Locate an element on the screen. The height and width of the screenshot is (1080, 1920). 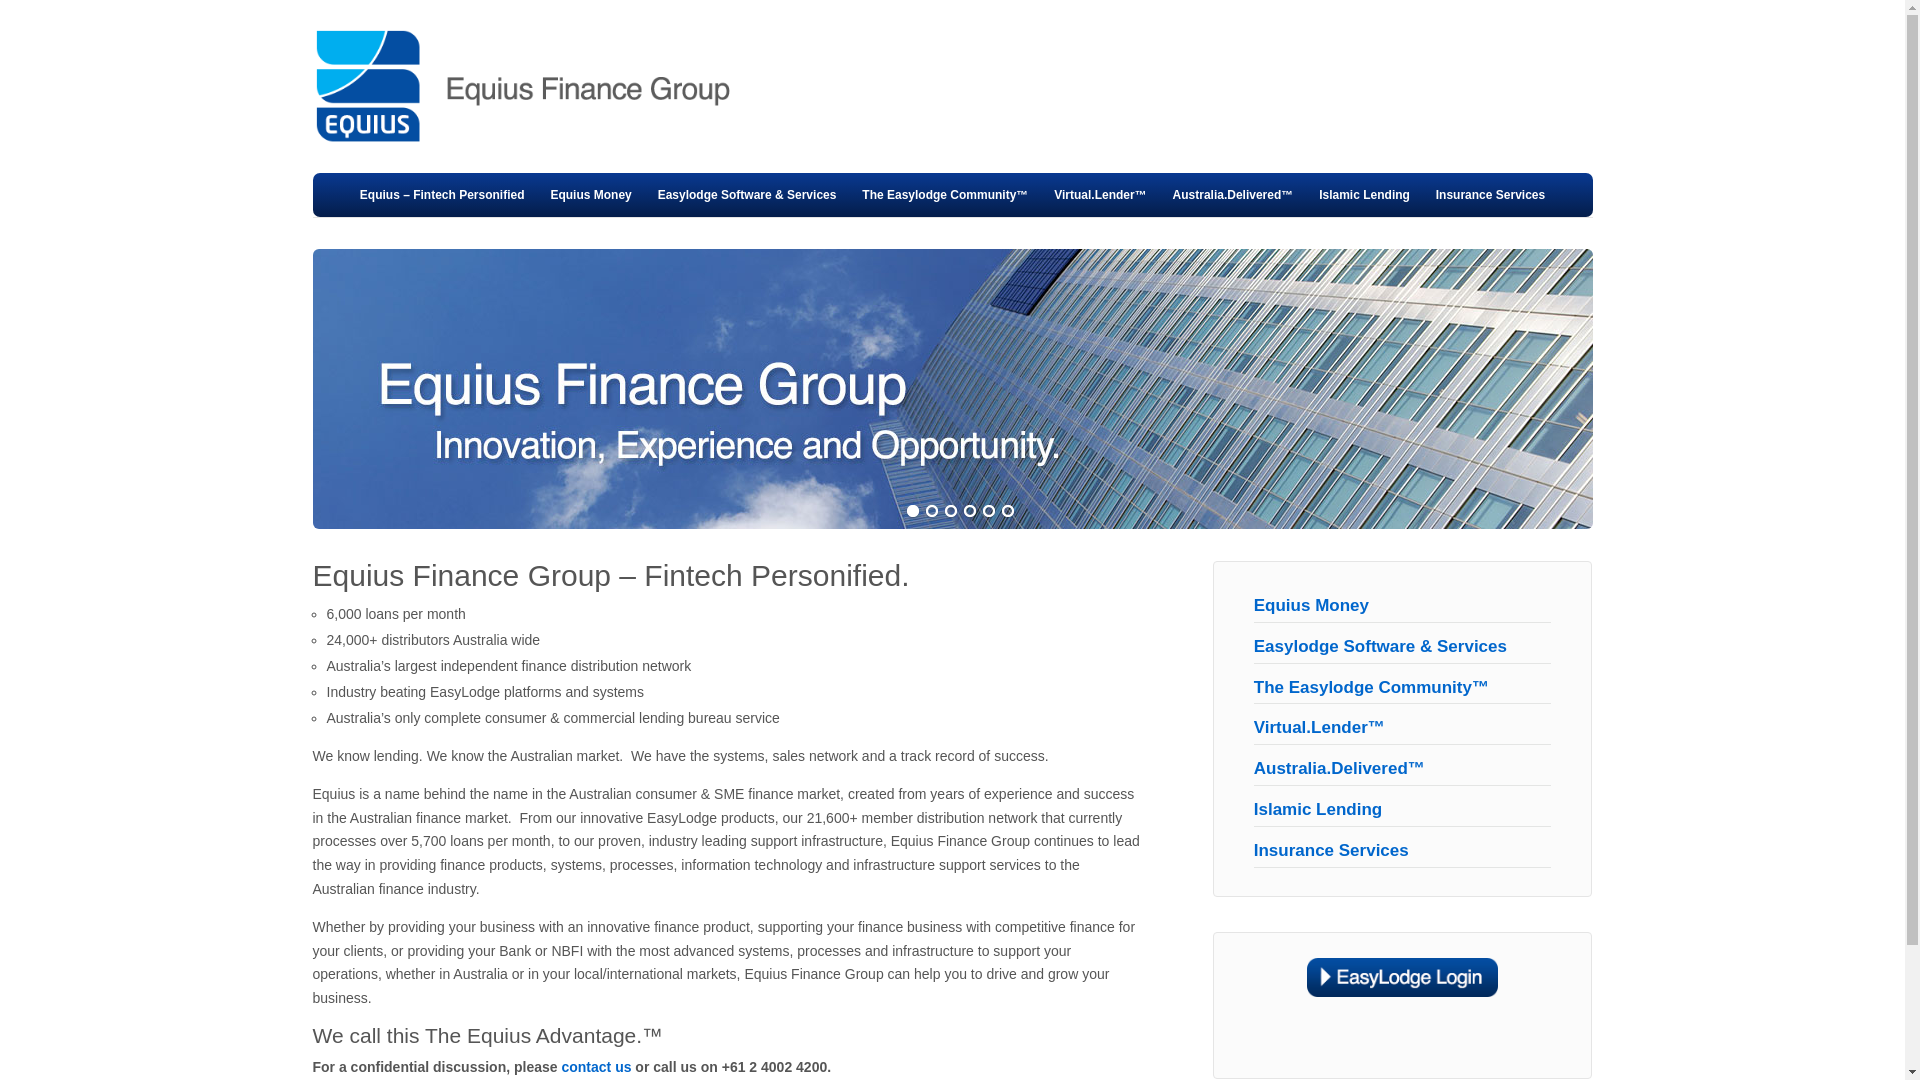
'2' is located at coordinates (930, 511).